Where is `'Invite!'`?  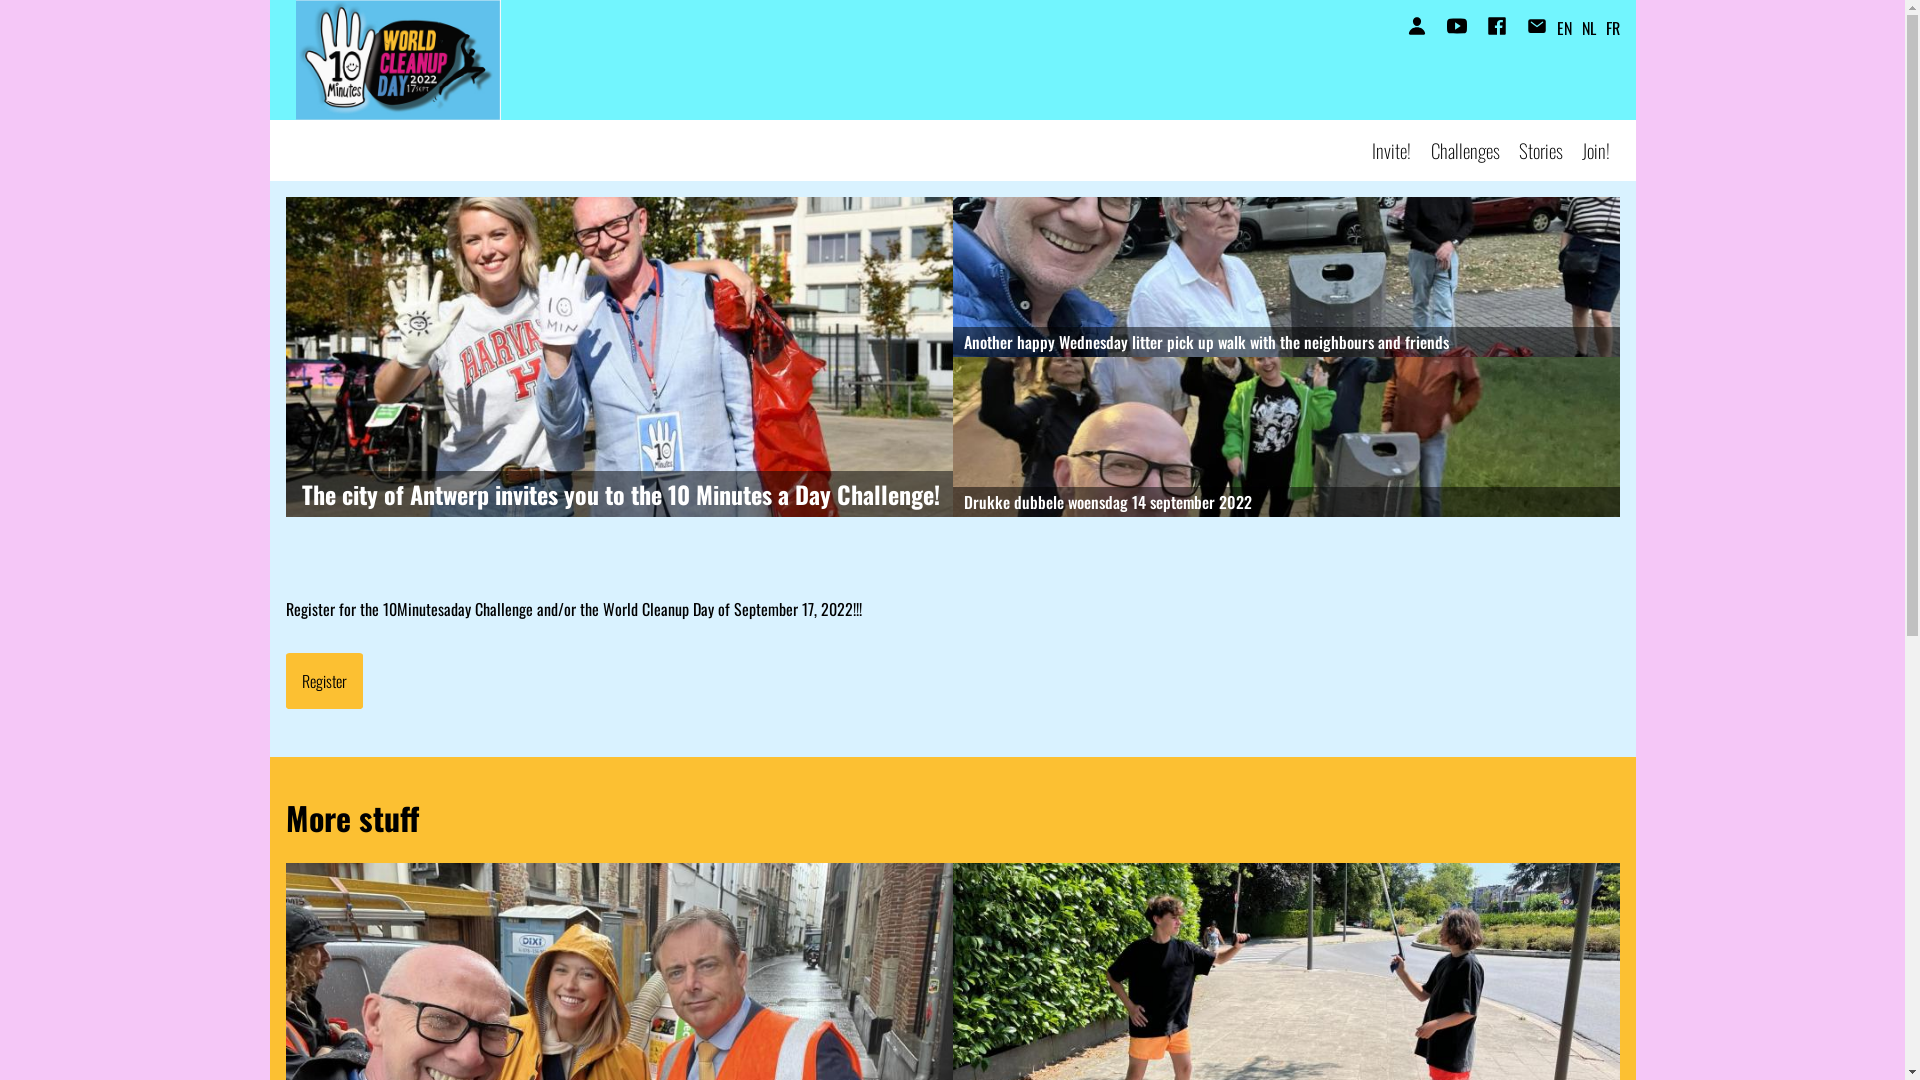
'Invite!' is located at coordinates (1390, 149).